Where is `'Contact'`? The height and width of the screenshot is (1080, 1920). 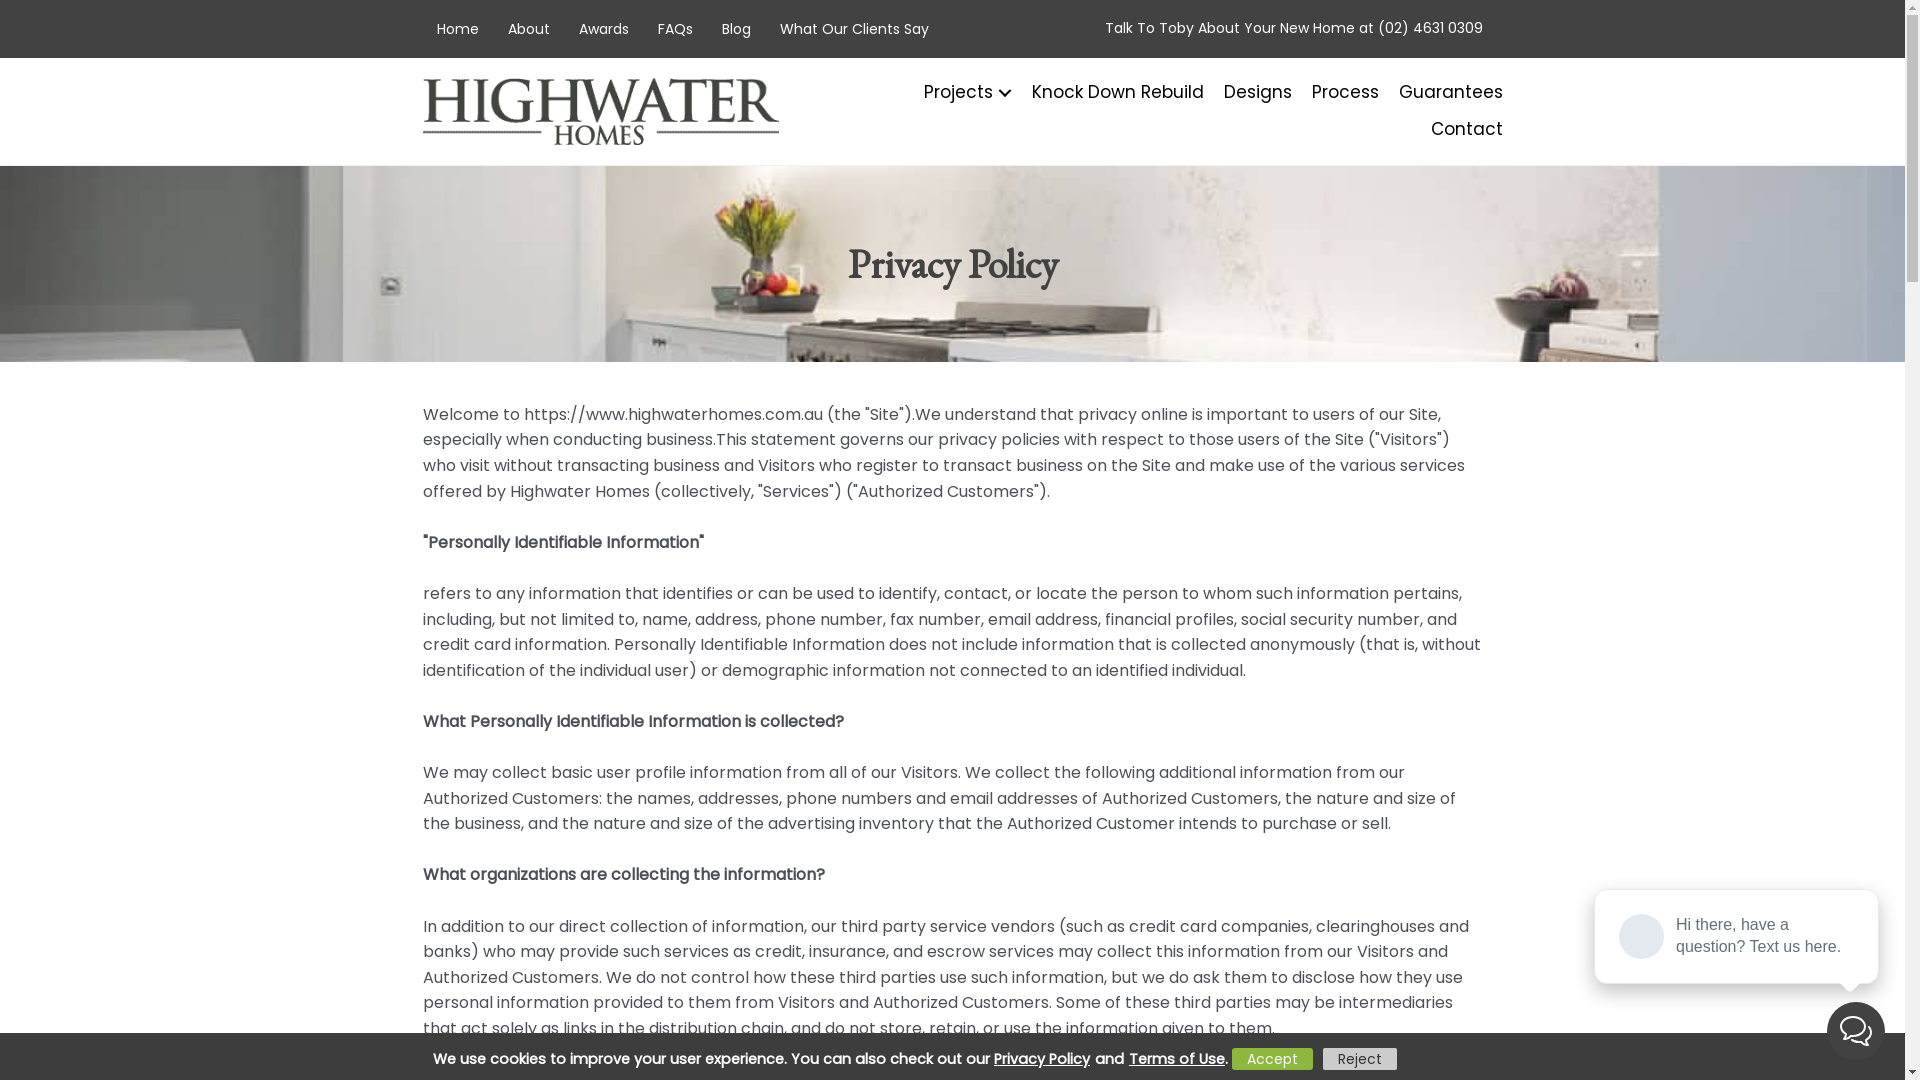 'Contact' is located at coordinates (1457, 129).